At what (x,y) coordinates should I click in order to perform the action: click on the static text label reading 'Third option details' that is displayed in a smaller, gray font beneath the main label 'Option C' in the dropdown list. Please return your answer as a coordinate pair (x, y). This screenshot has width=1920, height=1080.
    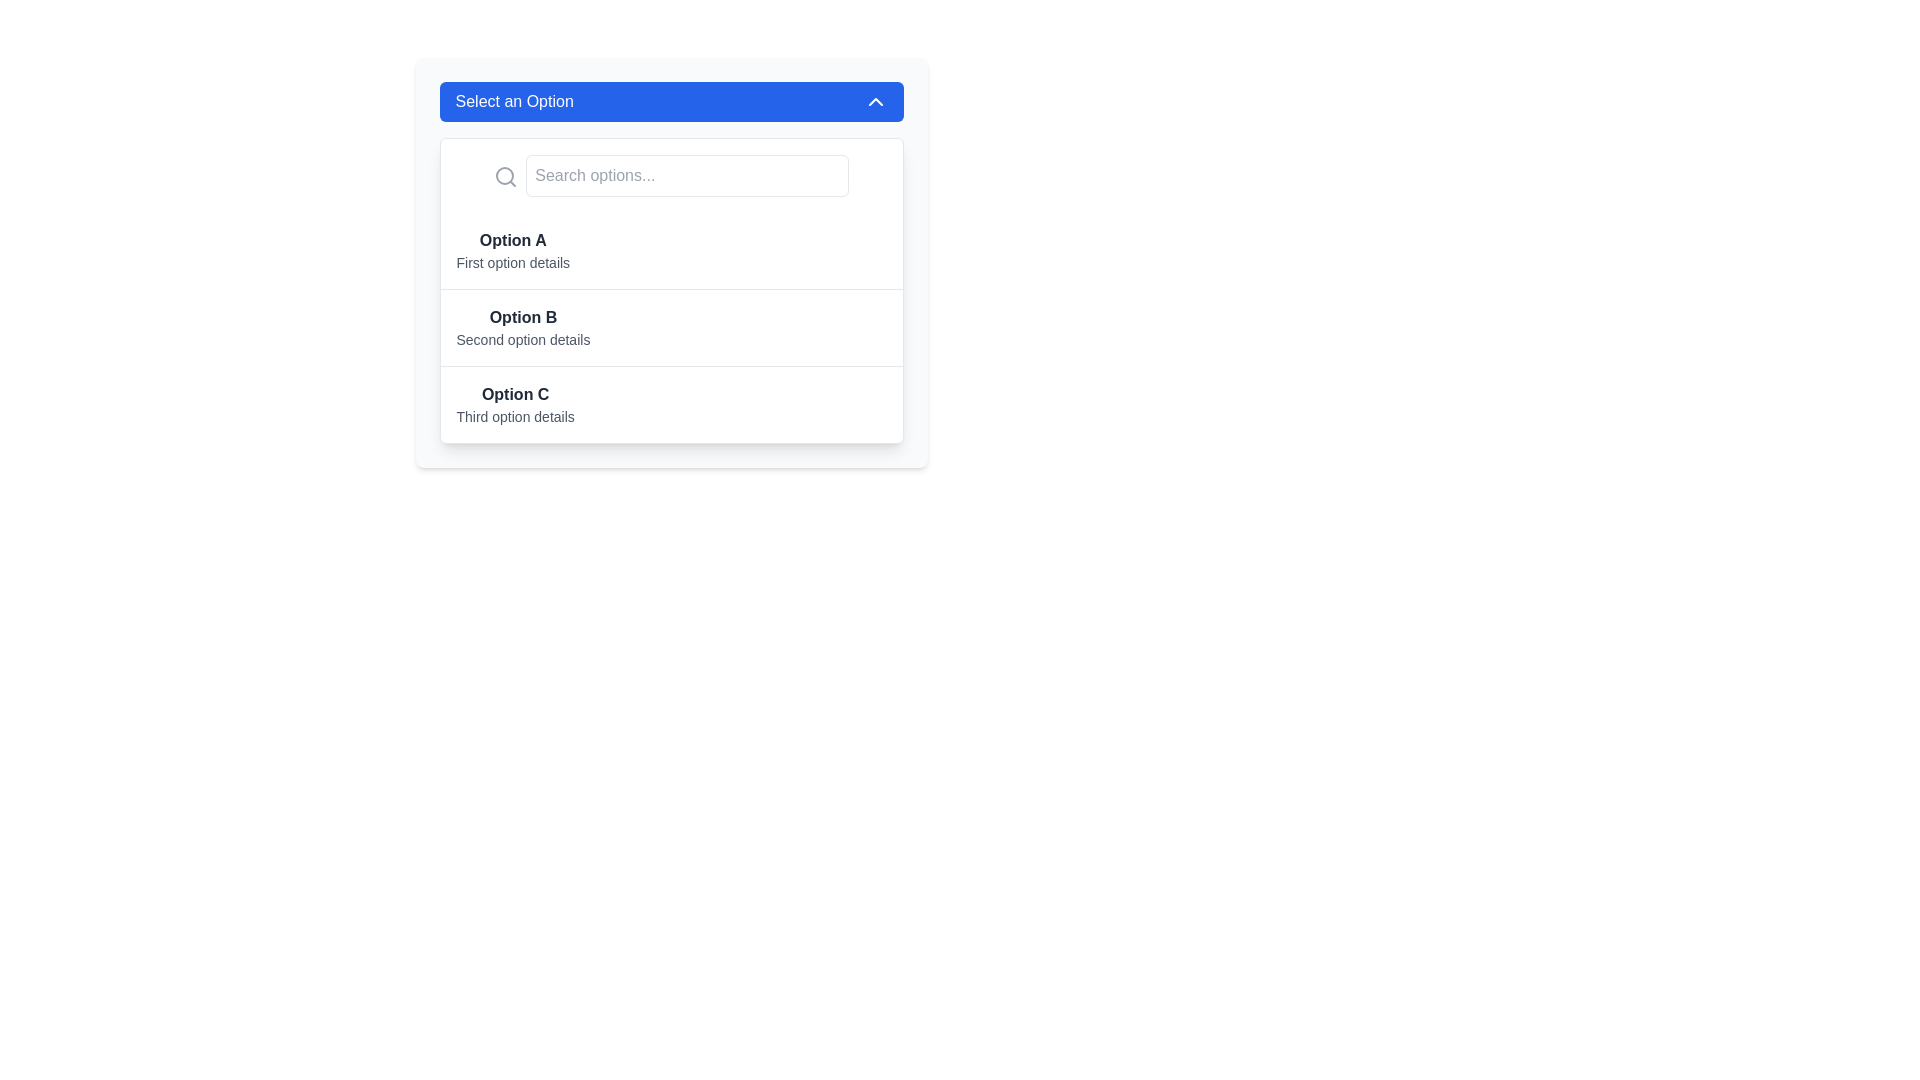
    Looking at the image, I should click on (515, 415).